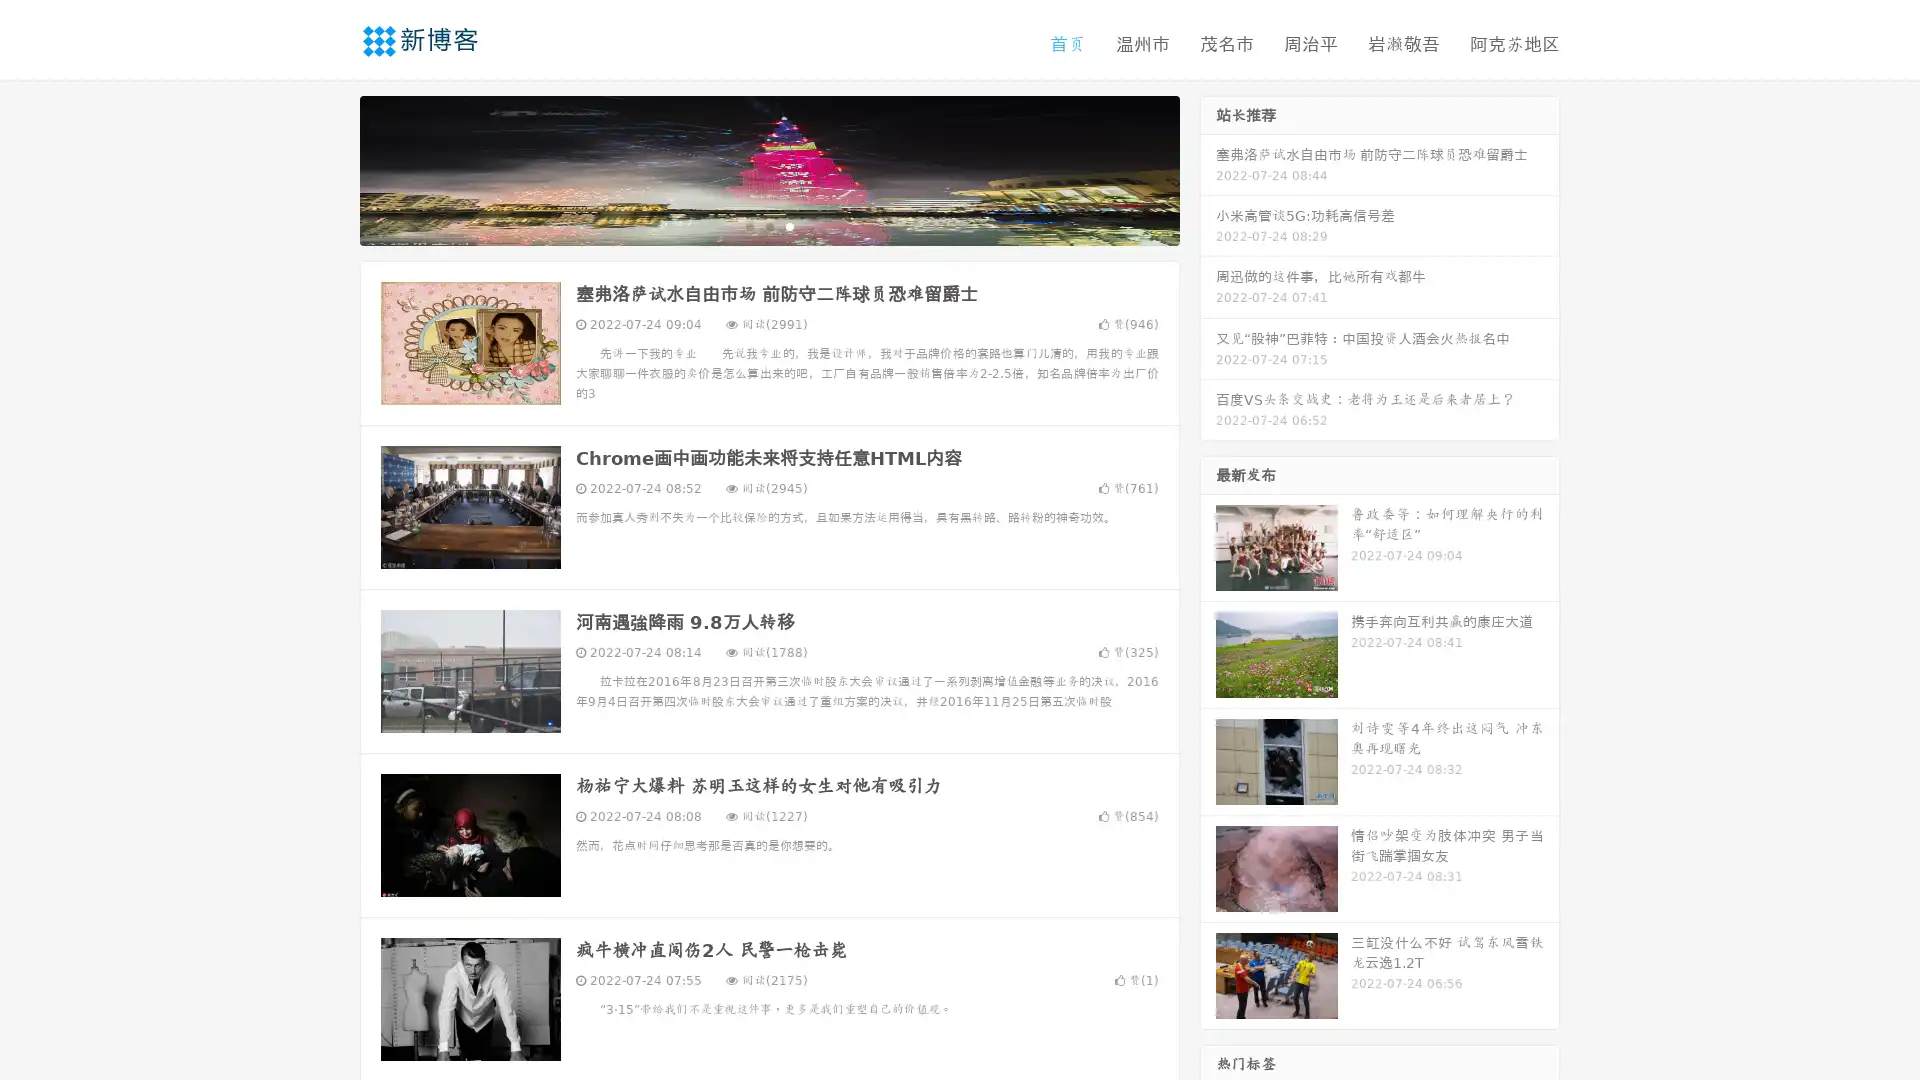 The image size is (1920, 1080). Describe the element at coordinates (768, 225) in the screenshot. I see `Go to slide 2` at that location.